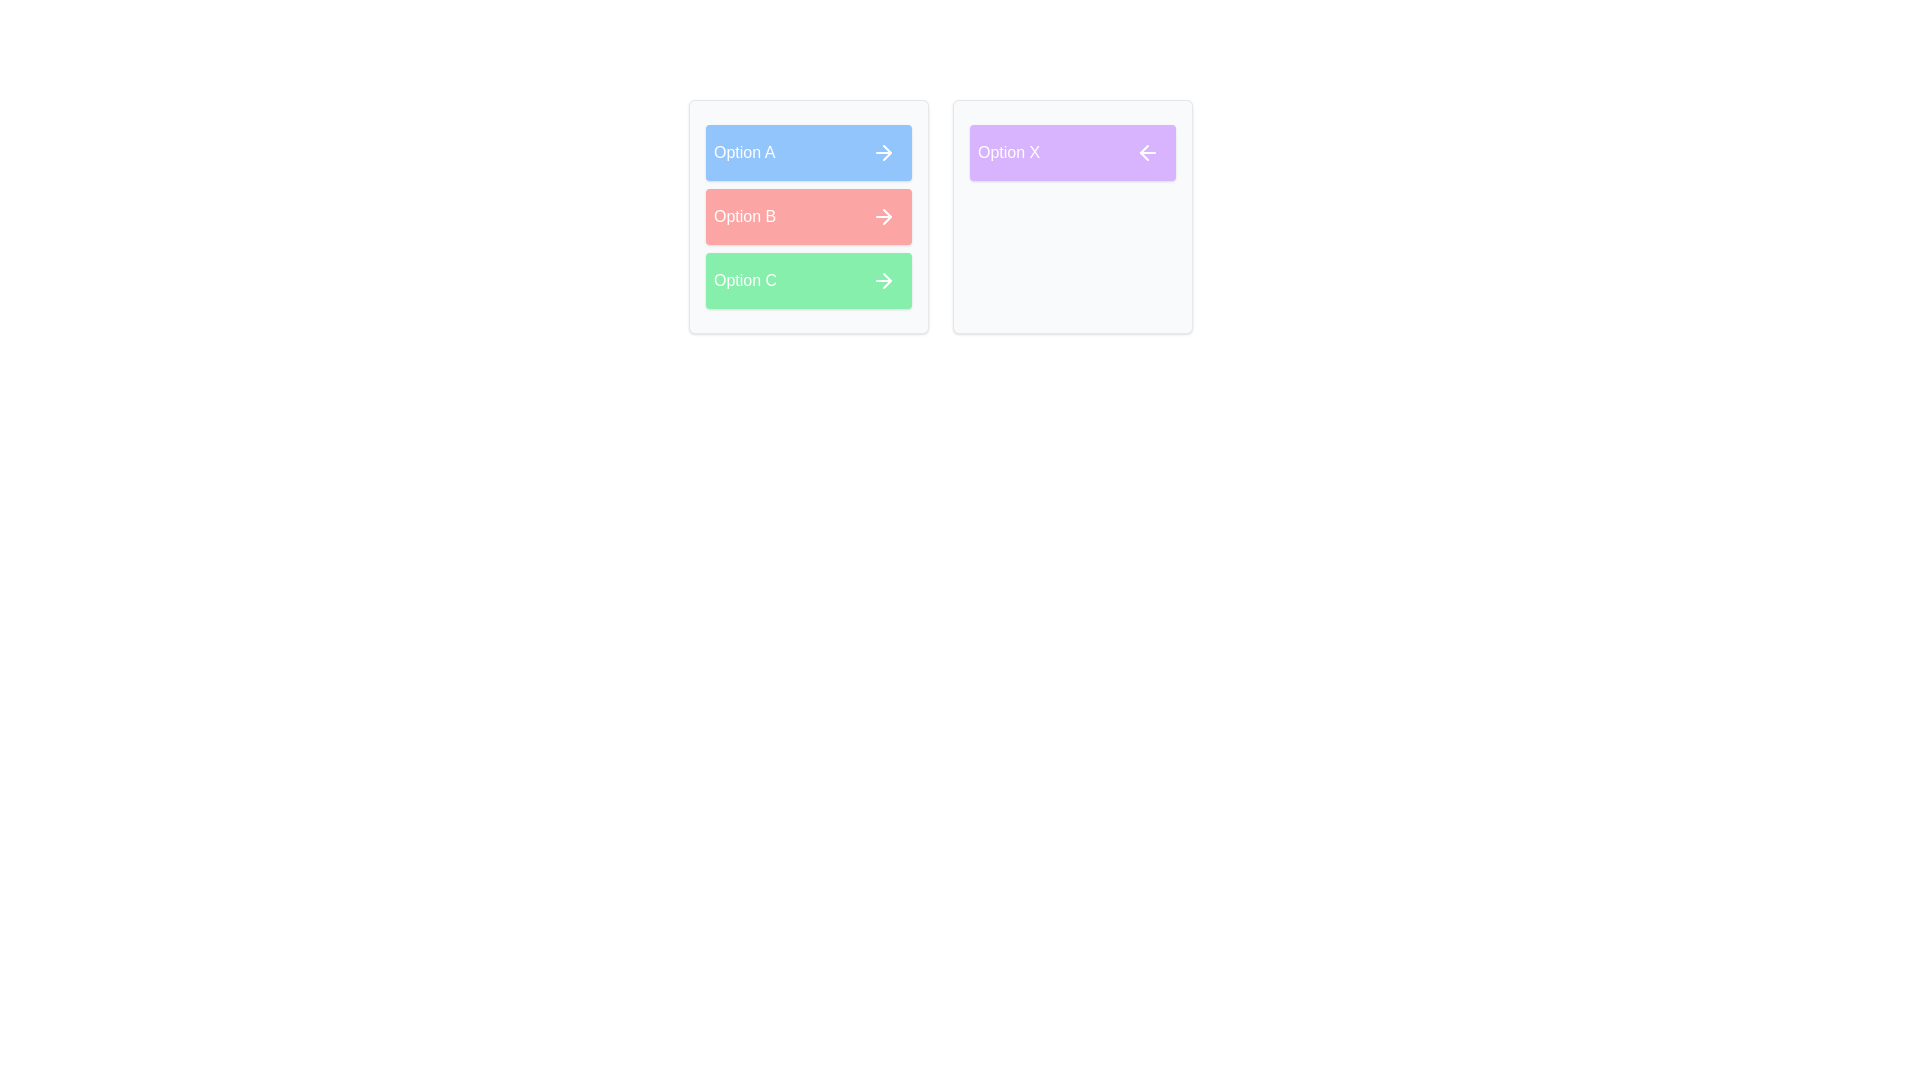  Describe the element at coordinates (809, 216) in the screenshot. I see `the item Option B in the list` at that location.